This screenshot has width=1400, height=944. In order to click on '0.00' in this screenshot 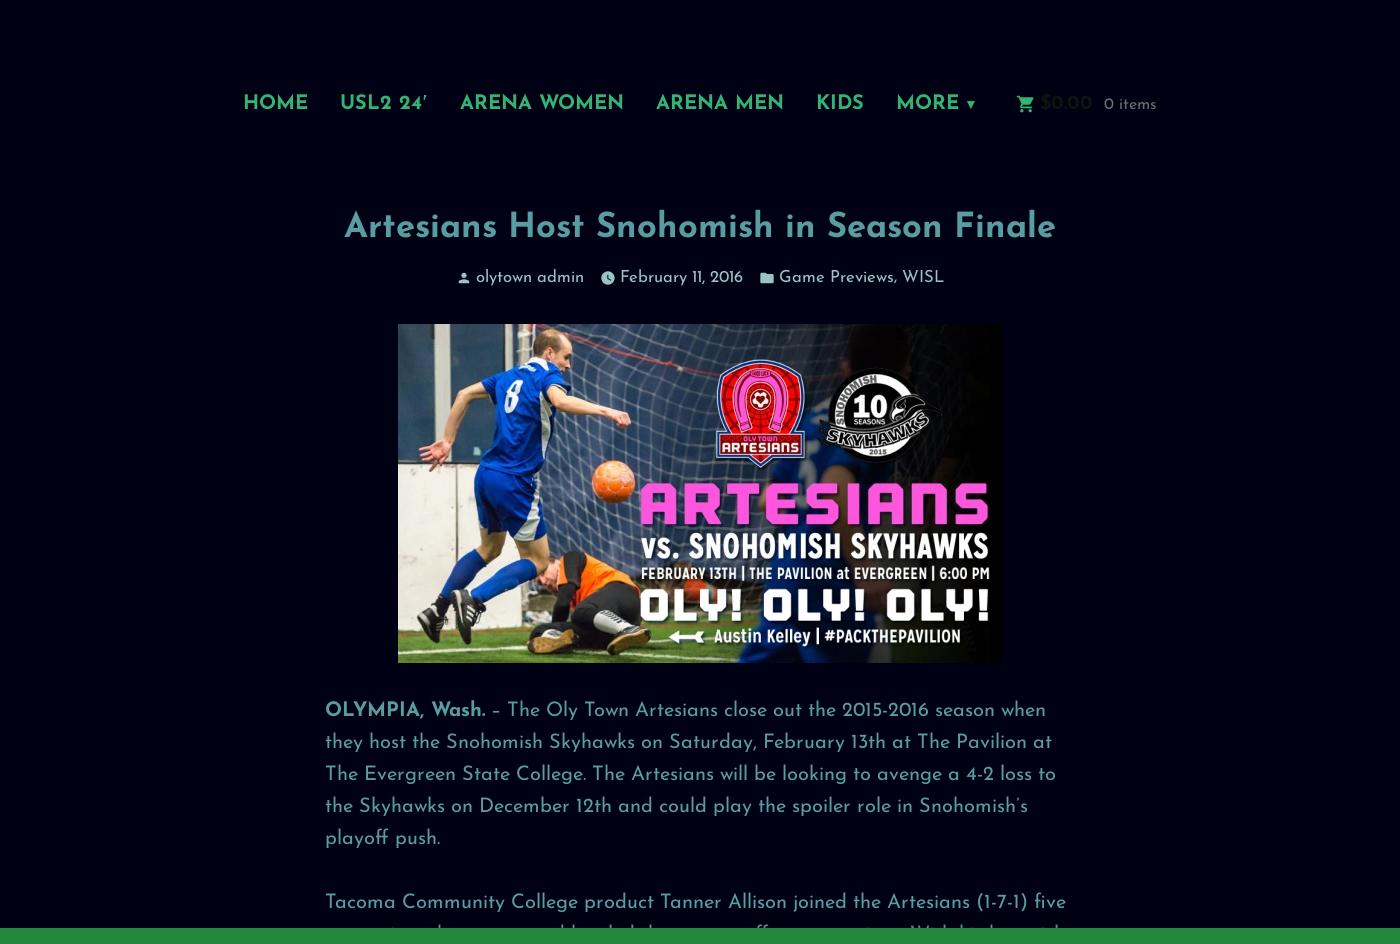, I will do `click(1071, 101)`.